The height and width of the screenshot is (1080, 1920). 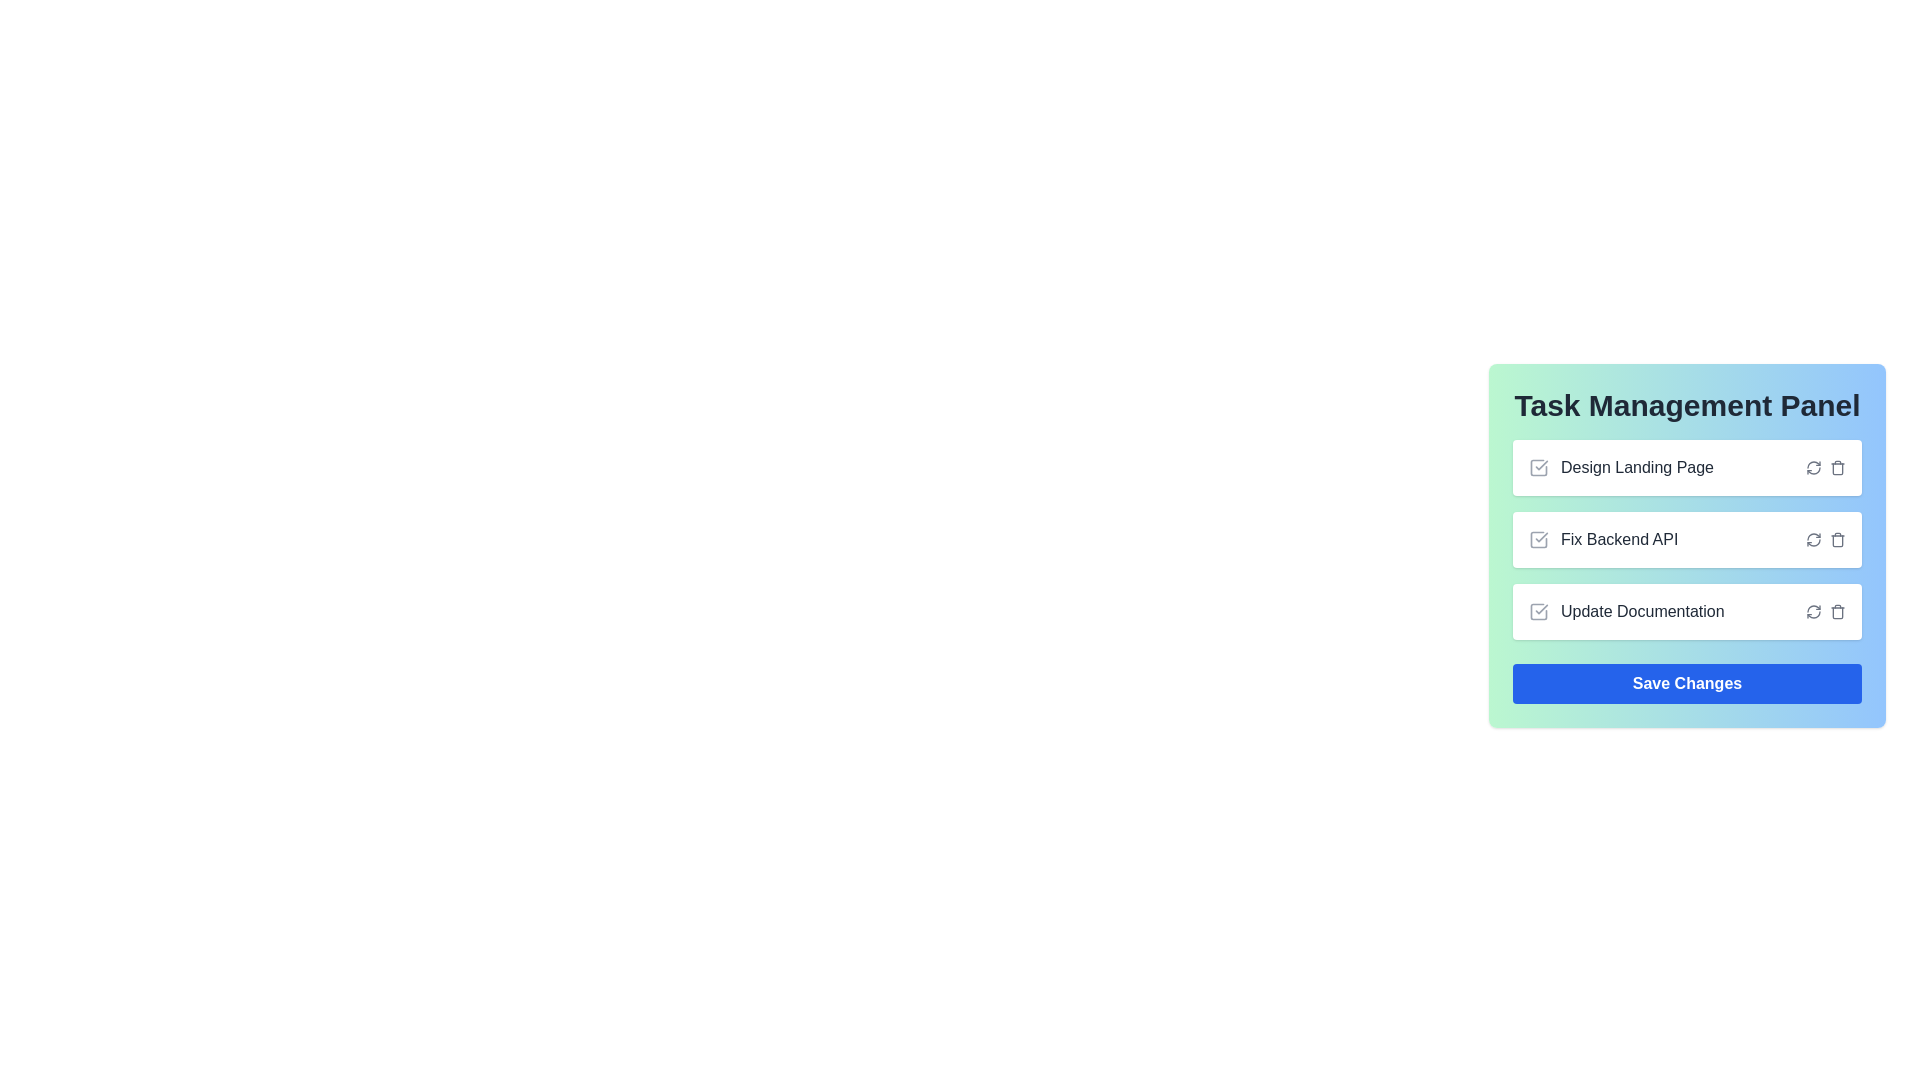 I want to click on the trash bin icon represented by the SVG element, so click(x=1838, y=612).